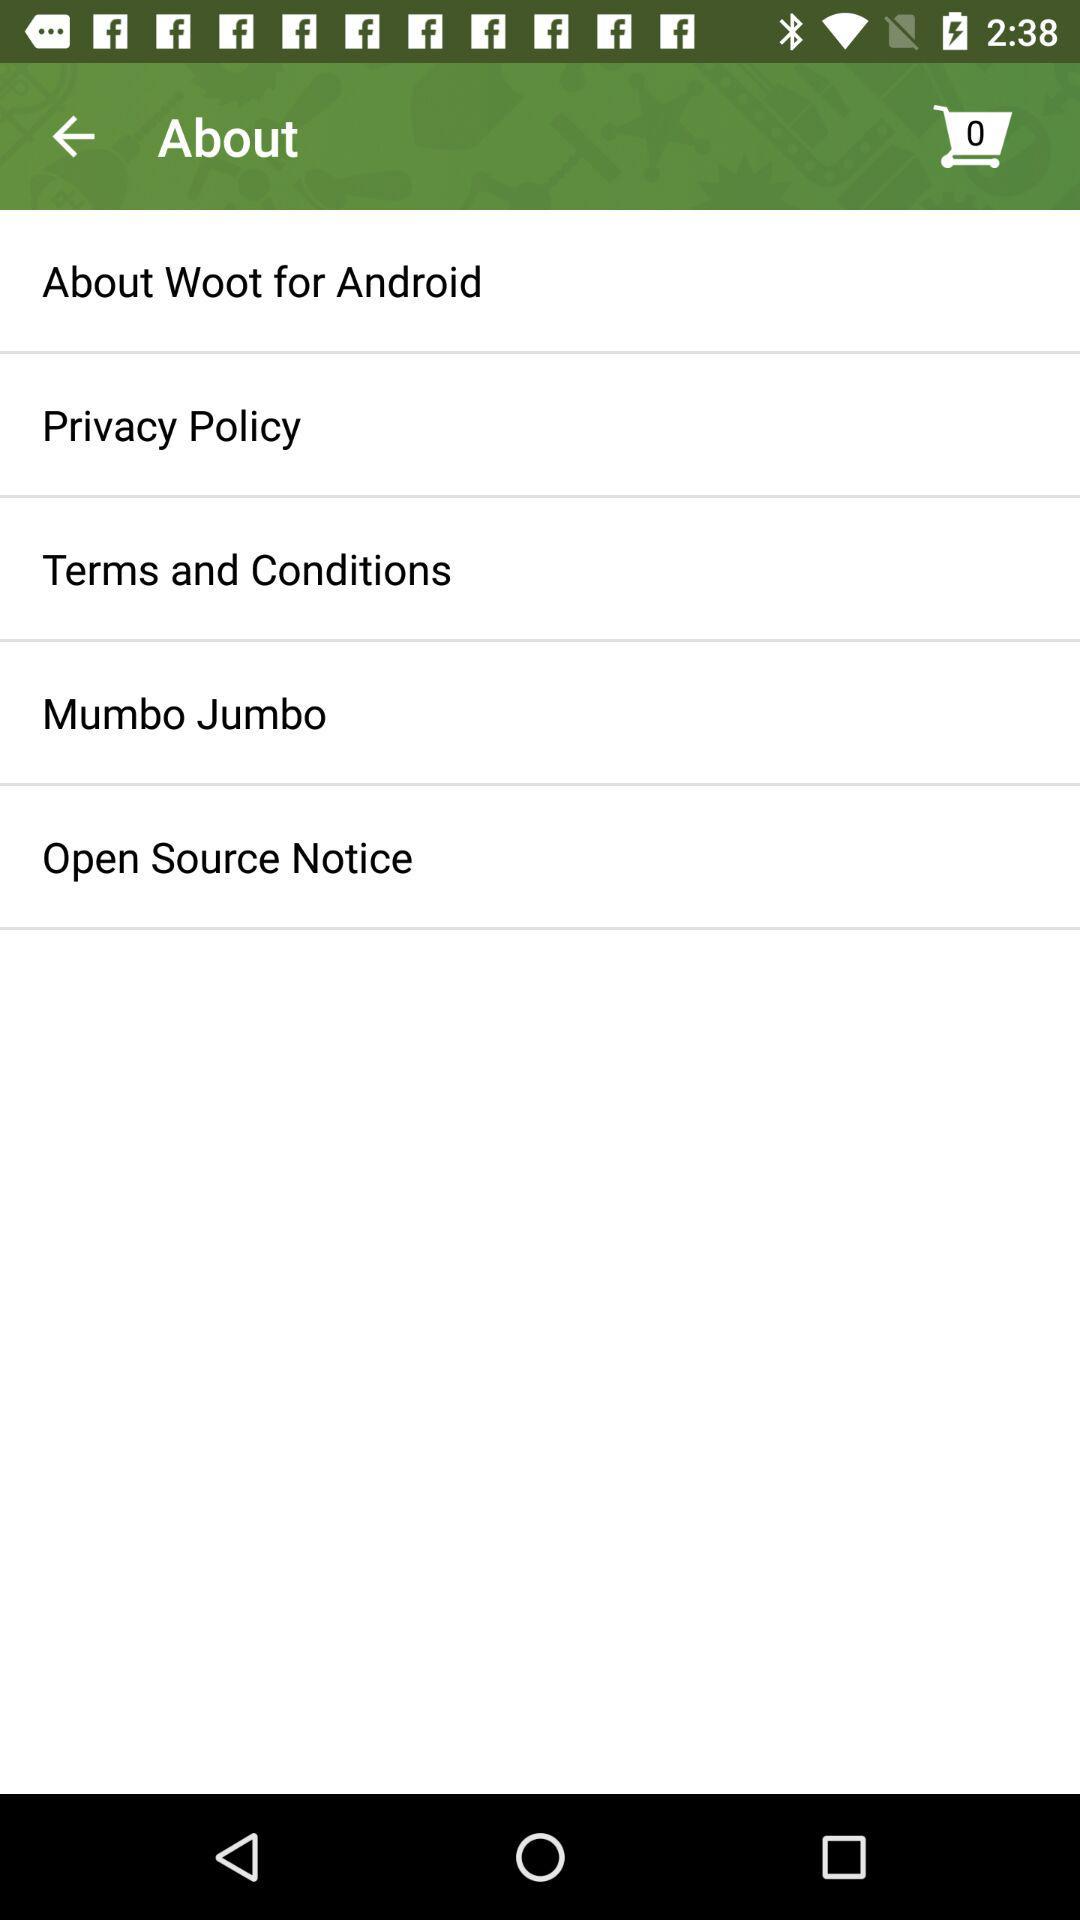 Image resolution: width=1080 pixels, height=1920 pixels. What do you see at coordinates (995, 135) in the screenshot?
I see `0 item` at bounding box center [995, 135].